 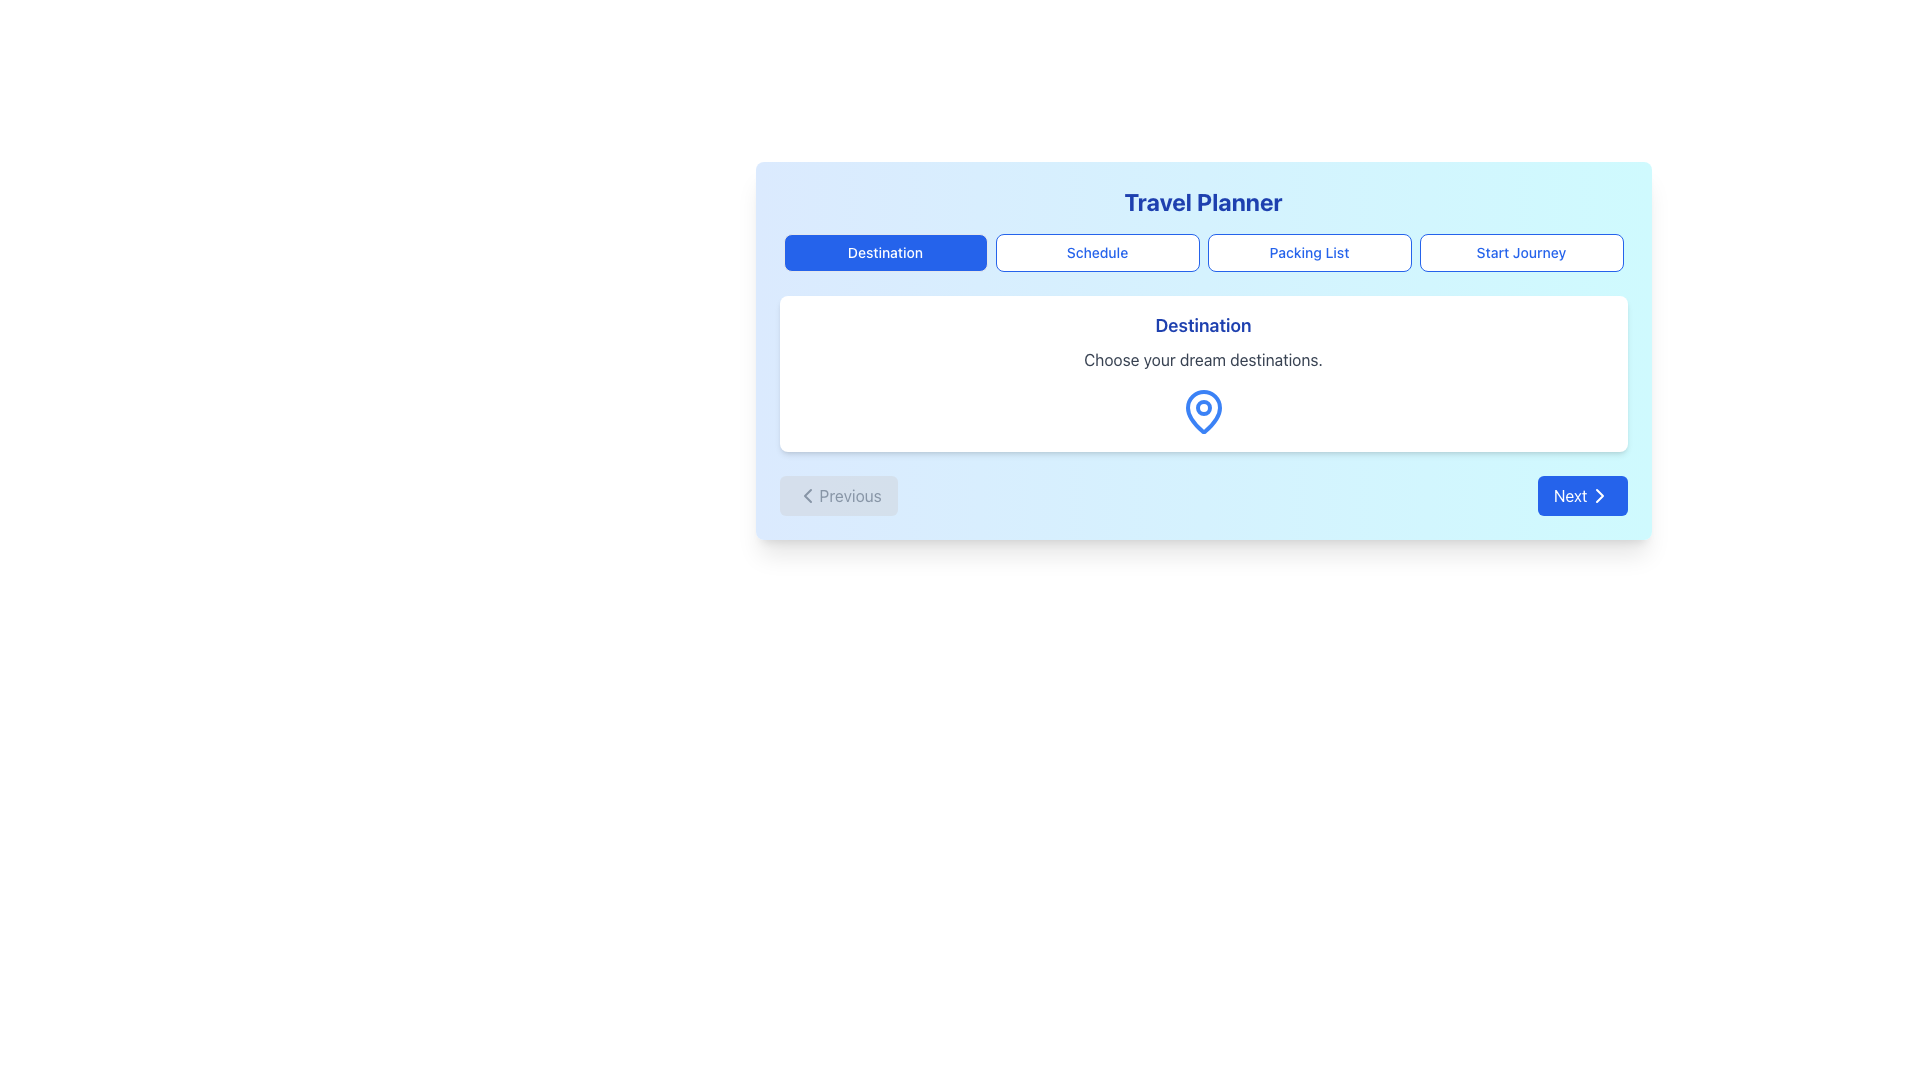 I want to click on the 'Schedule' button, which is a rectangular button with rounded corners, white background, blue border, and blue center-aligned text, so click(x=1096, y=252).